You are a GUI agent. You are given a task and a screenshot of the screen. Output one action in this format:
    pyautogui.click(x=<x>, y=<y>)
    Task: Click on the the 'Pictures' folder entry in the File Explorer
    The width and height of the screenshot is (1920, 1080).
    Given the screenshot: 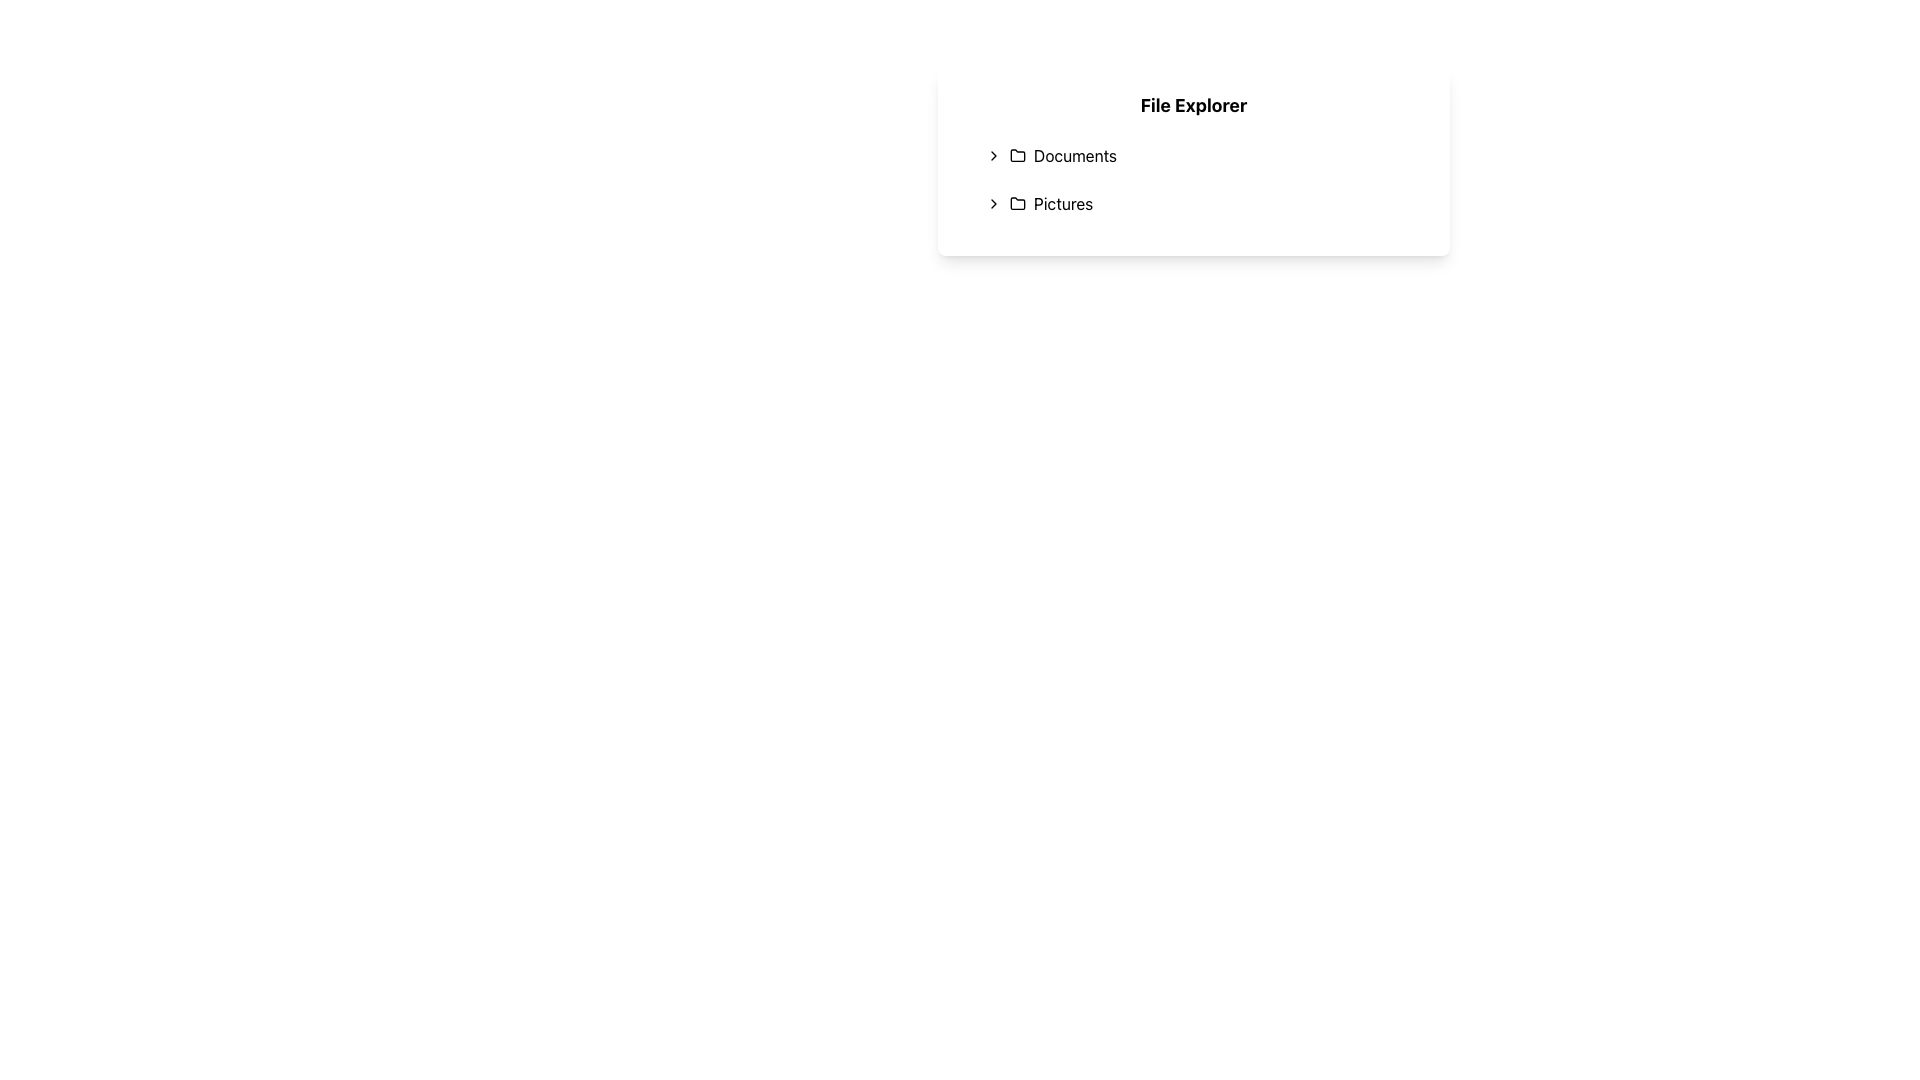 What is the action you would take?
    pyautogui.click(x=1200, y=204)
    